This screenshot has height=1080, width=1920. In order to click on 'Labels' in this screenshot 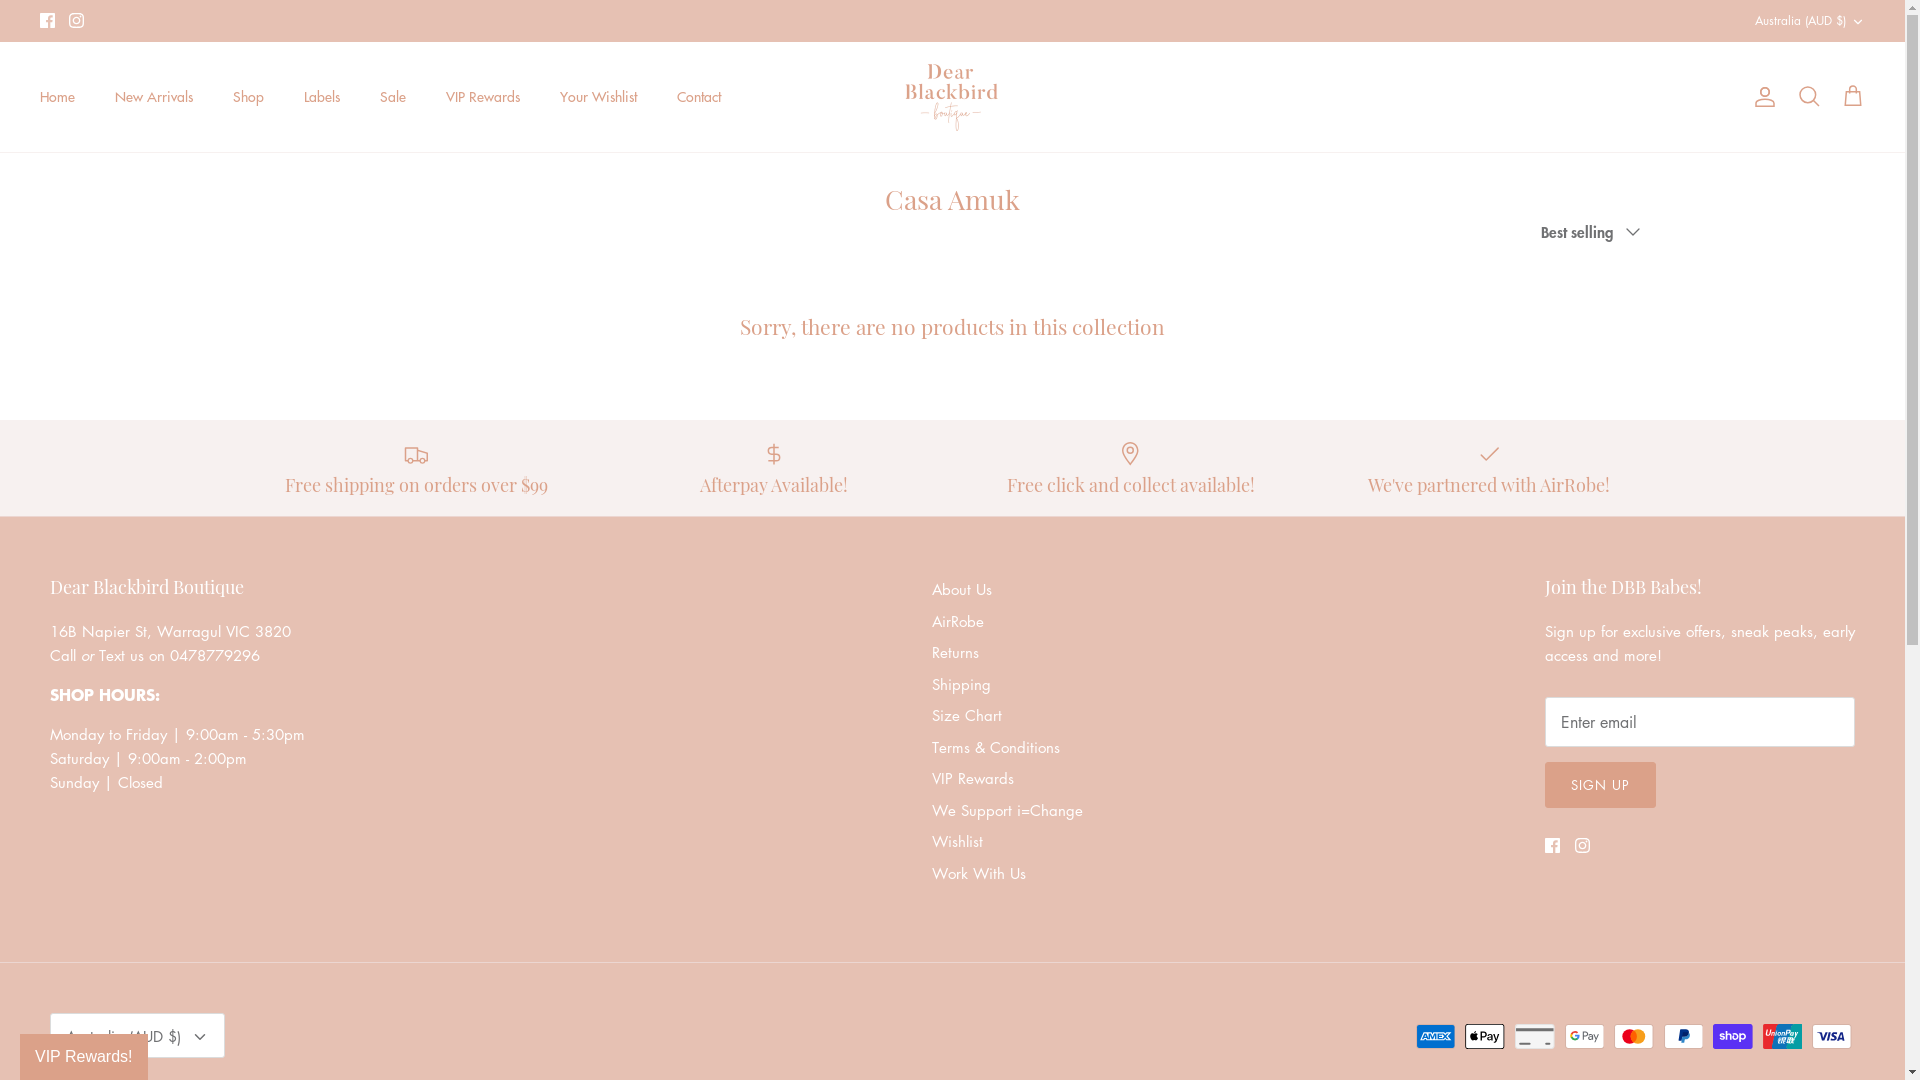, I will do `click(321, 96)`.